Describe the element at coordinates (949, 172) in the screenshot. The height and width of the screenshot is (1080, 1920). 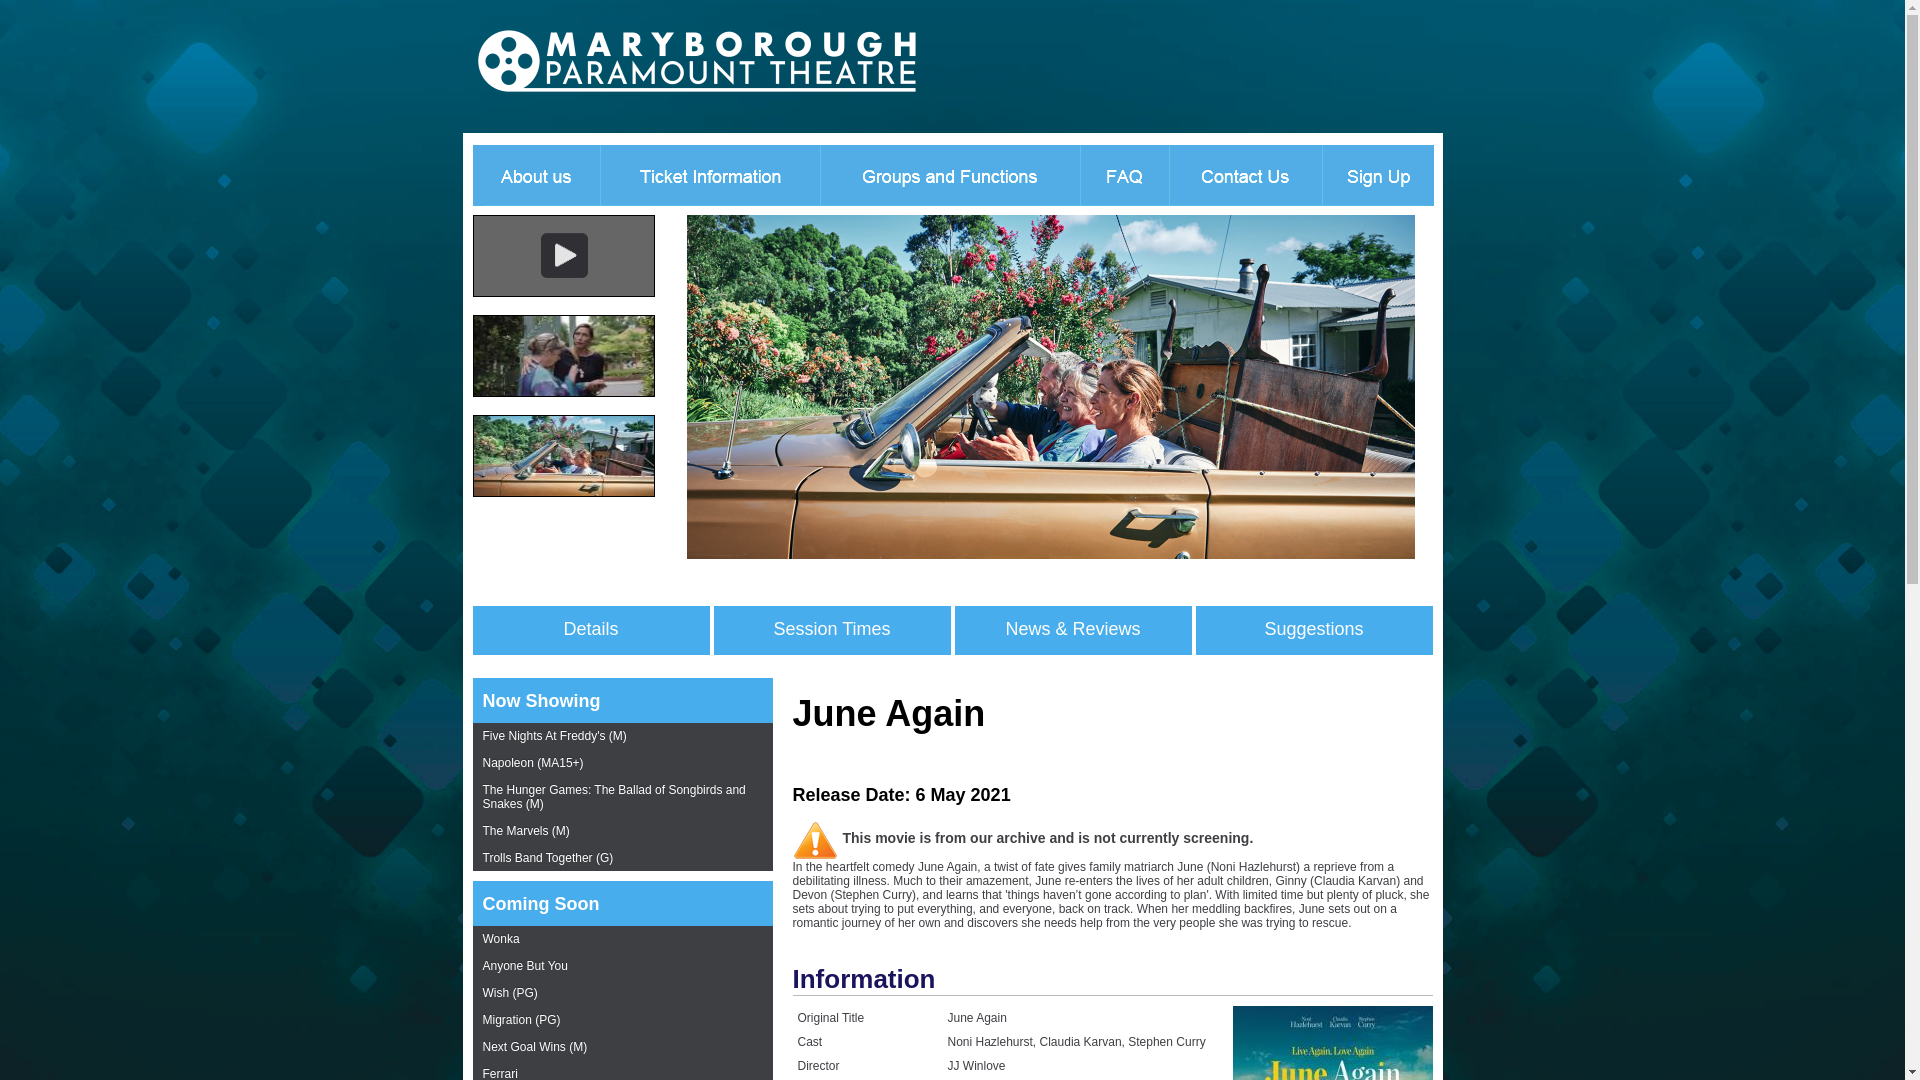
I see `'Groups anfd Functions'` at that location.